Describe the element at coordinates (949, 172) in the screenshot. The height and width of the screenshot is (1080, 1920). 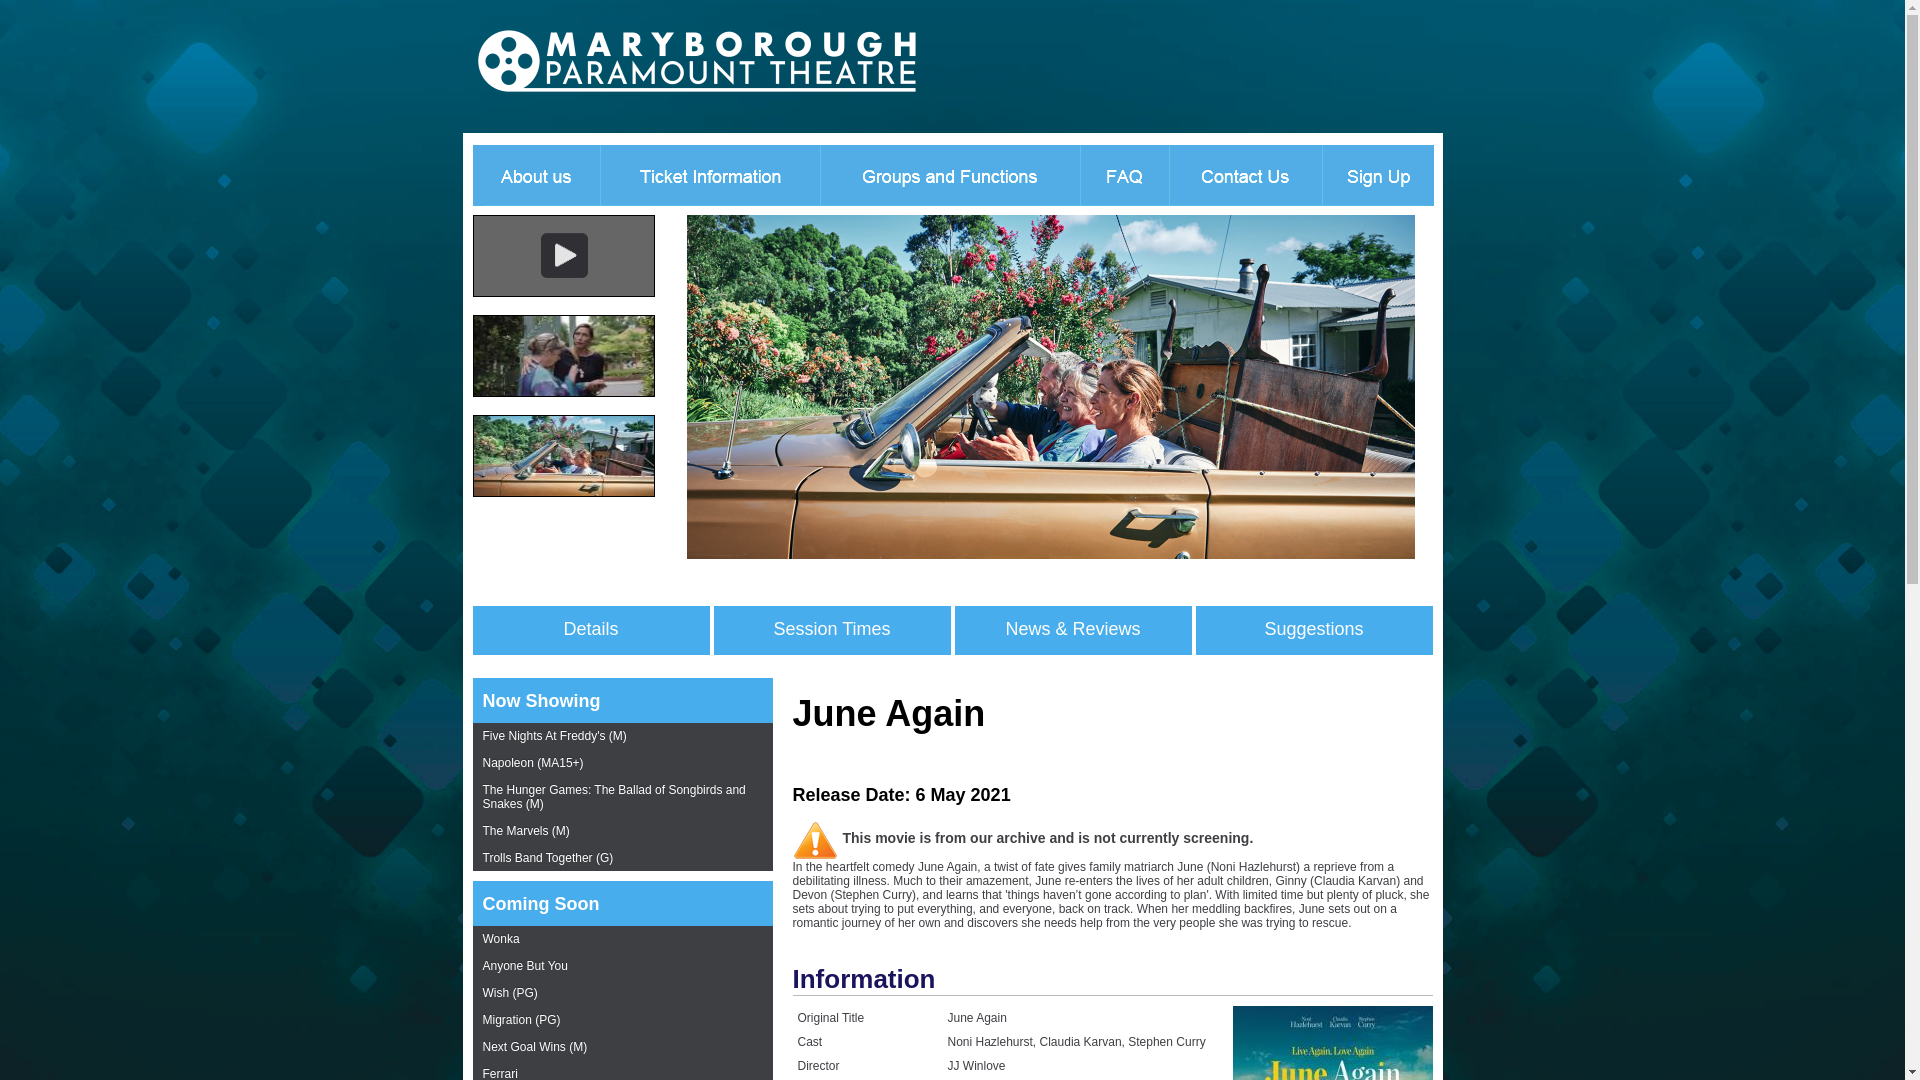
I see `'Groups anfd Functions'` at that location.